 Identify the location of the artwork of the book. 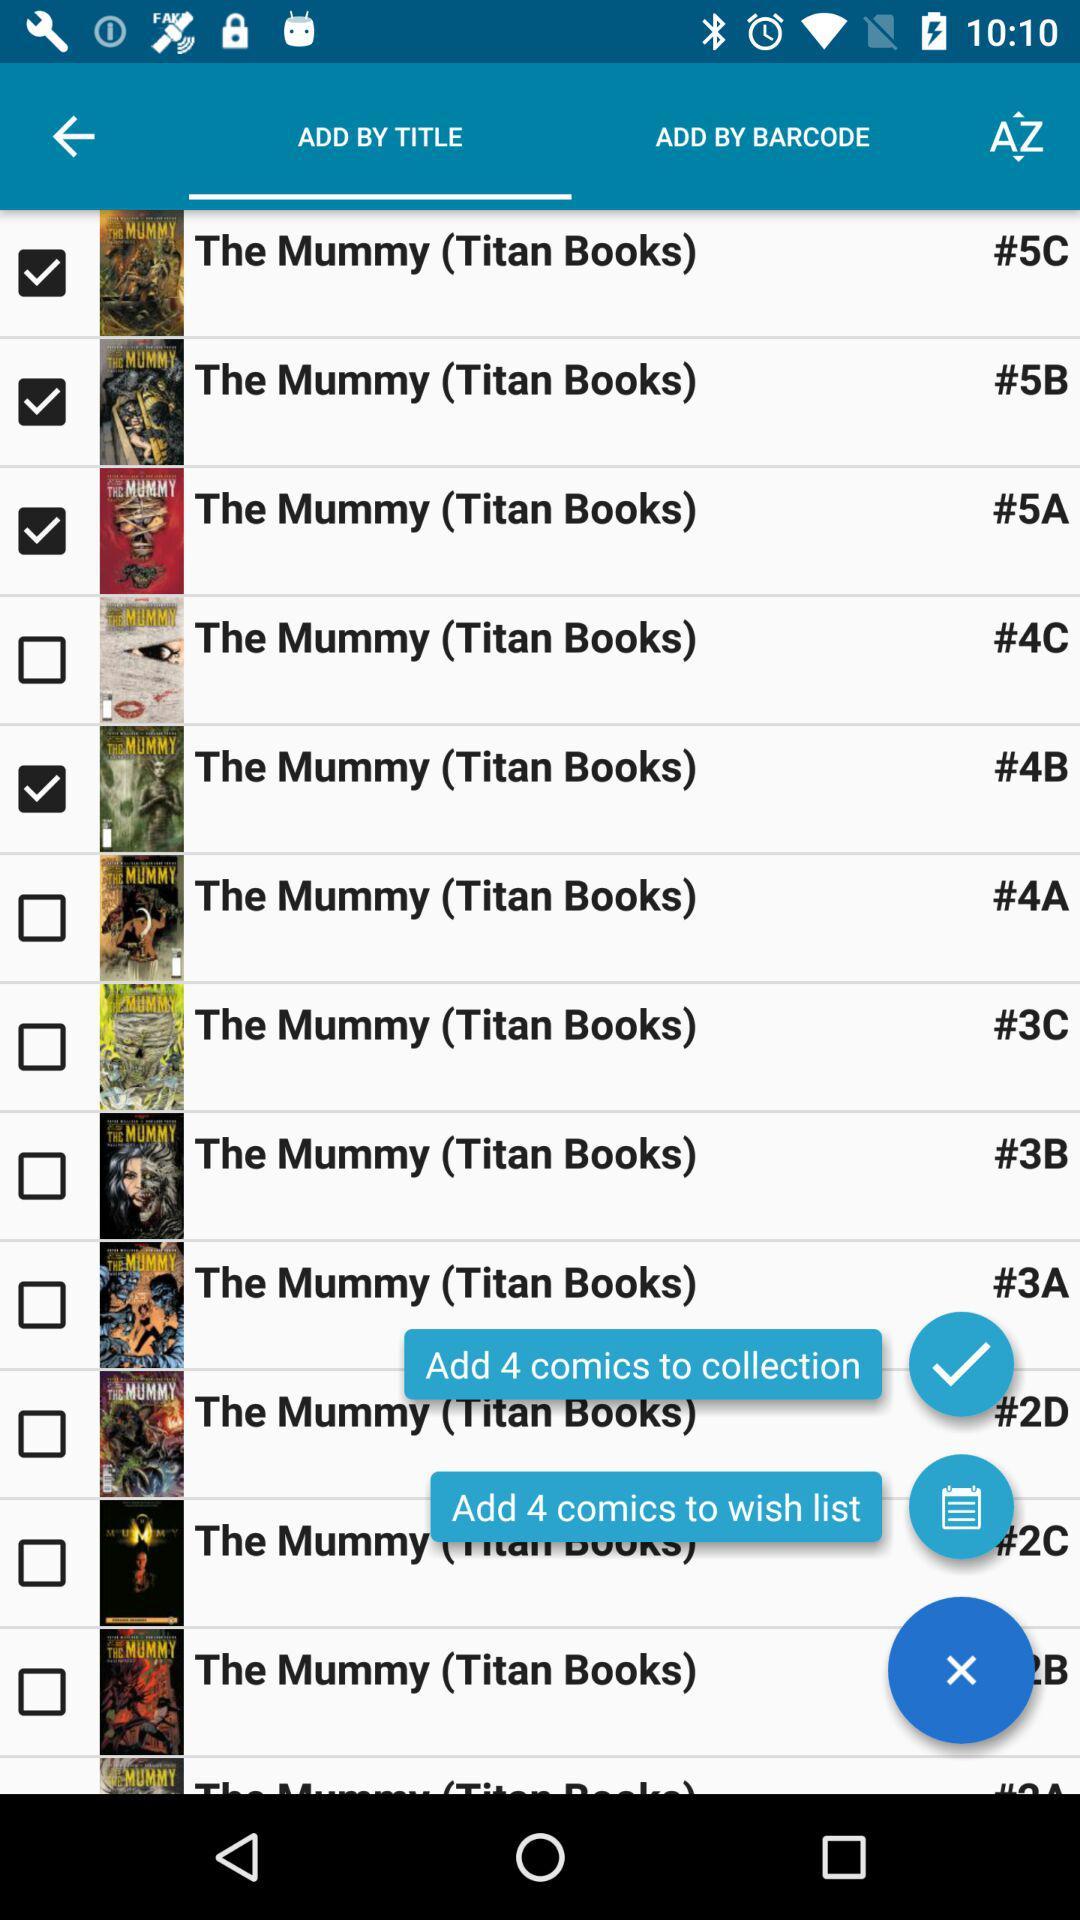
(140, 660).